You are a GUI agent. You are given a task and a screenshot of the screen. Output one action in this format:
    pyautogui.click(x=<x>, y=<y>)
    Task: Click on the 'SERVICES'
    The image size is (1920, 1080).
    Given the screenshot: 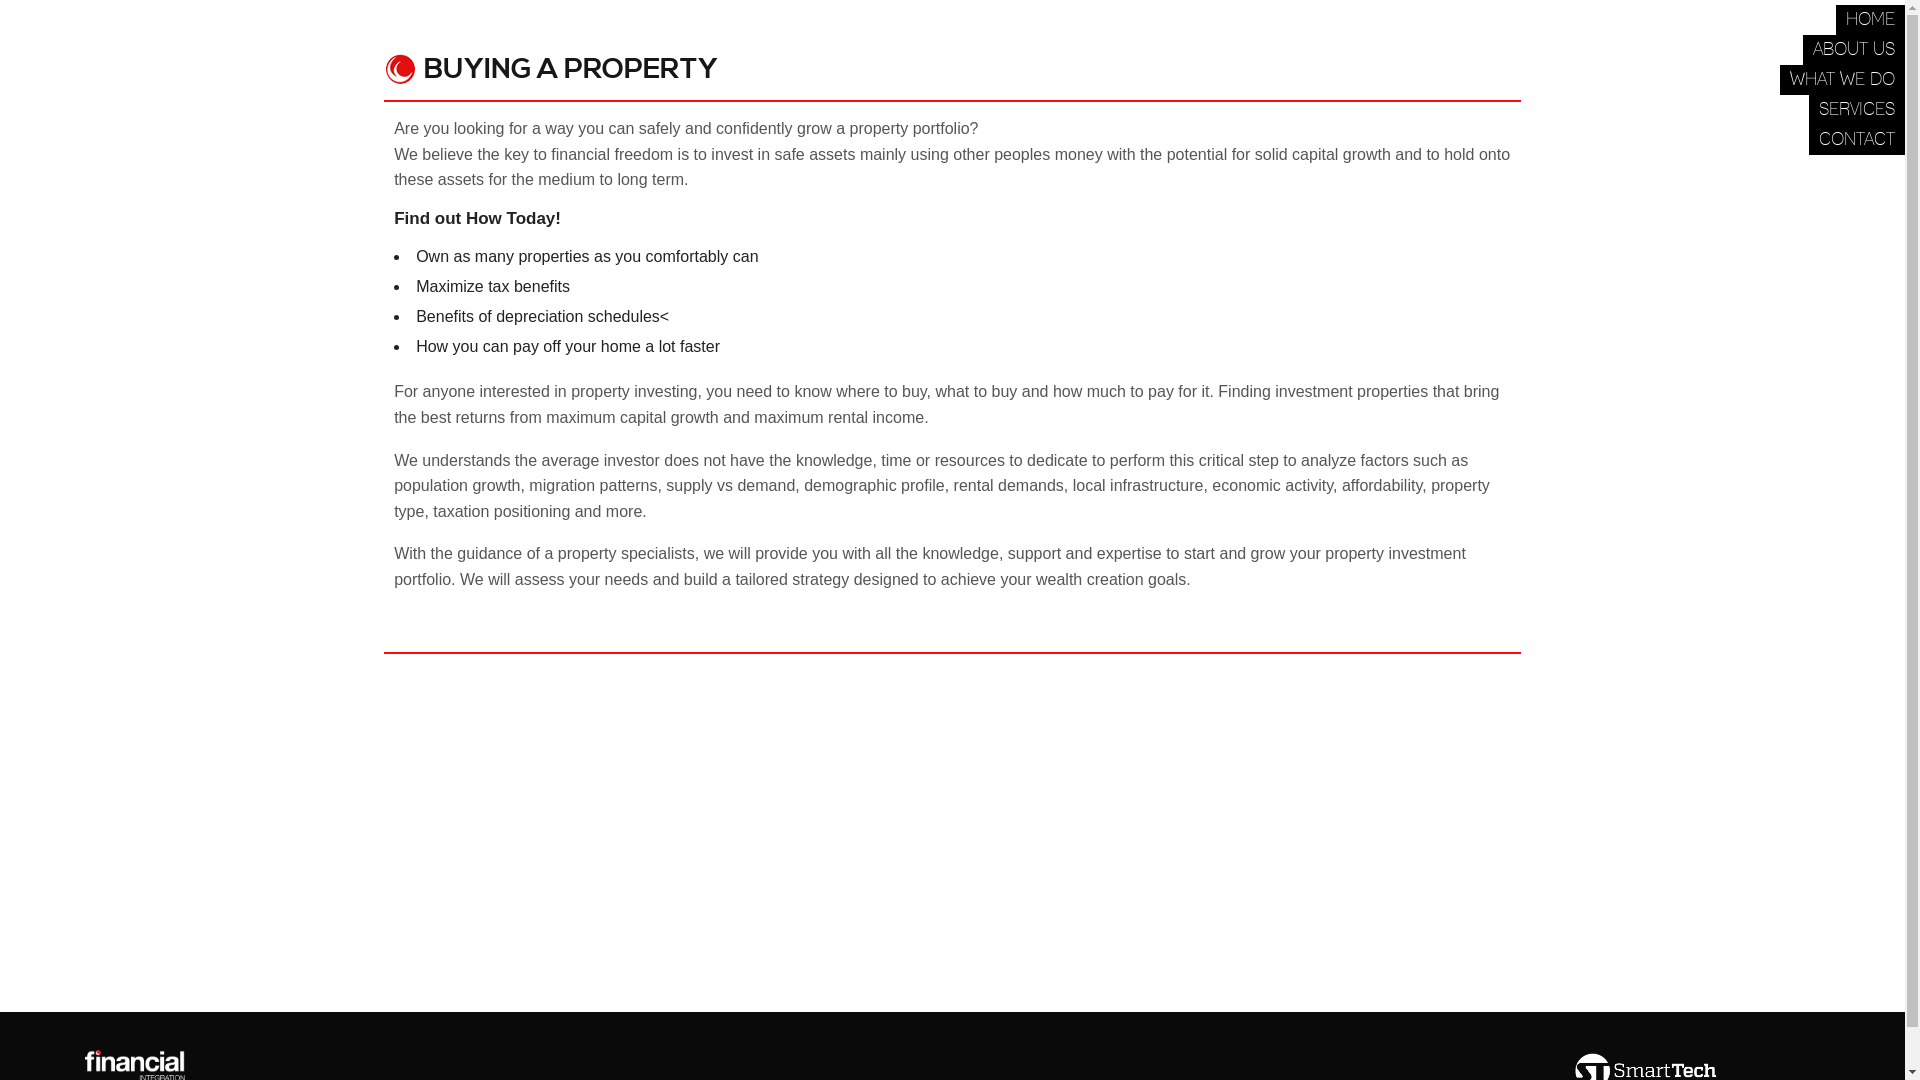 What is the action you would take?
    pyautogui.click(x=1856, y=110)
    